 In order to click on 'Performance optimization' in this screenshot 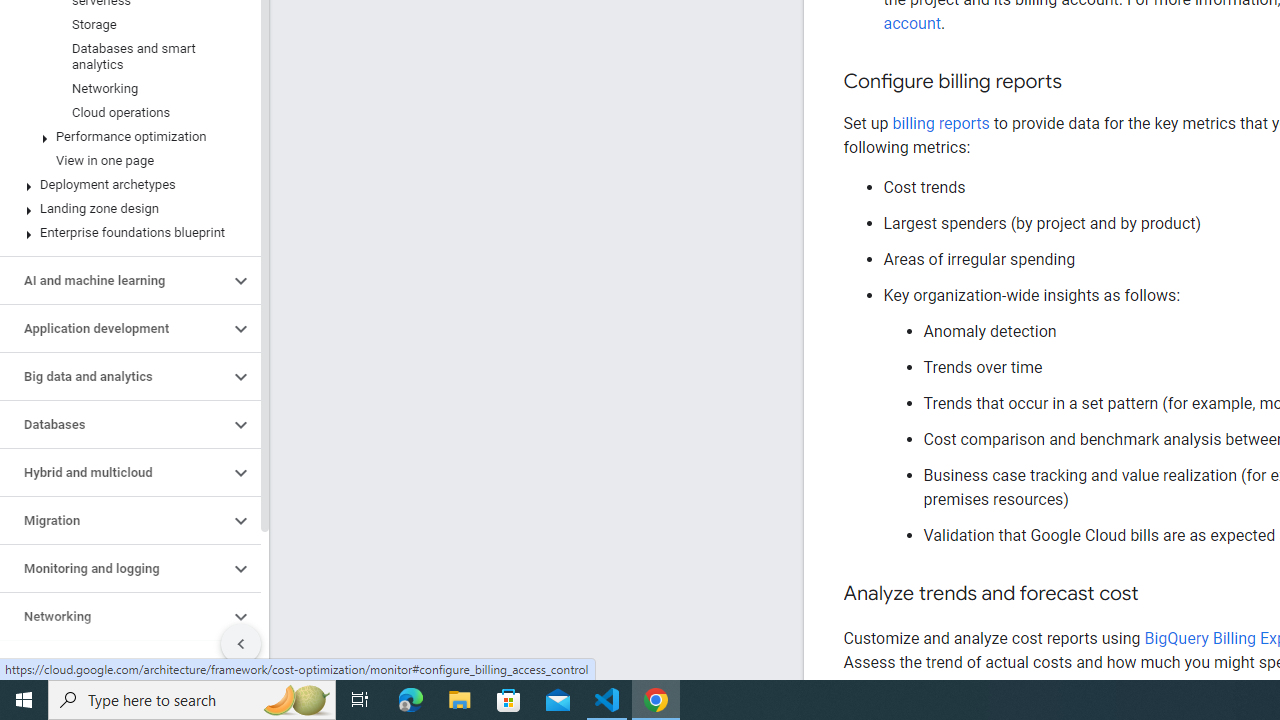, I will do `click(125, 136)`.